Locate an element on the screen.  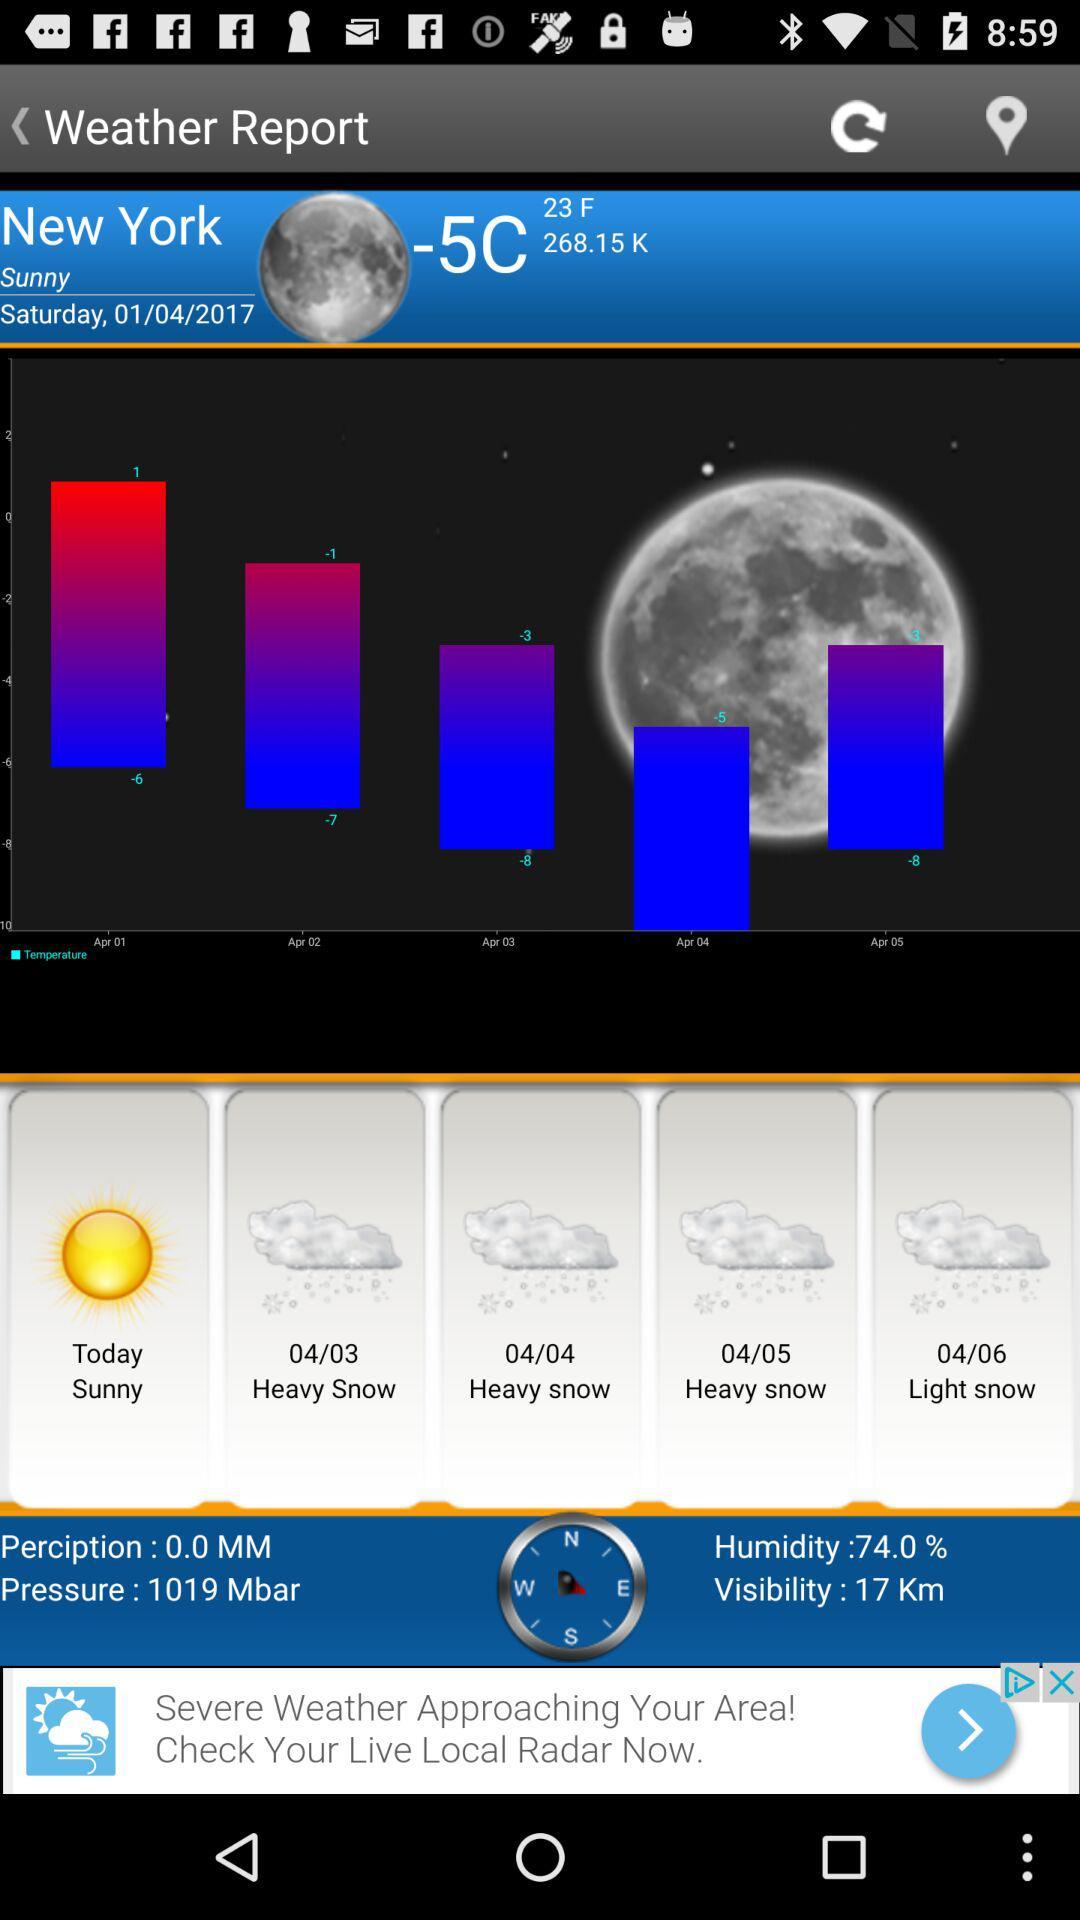
location is located at coordinates (1006, 124).